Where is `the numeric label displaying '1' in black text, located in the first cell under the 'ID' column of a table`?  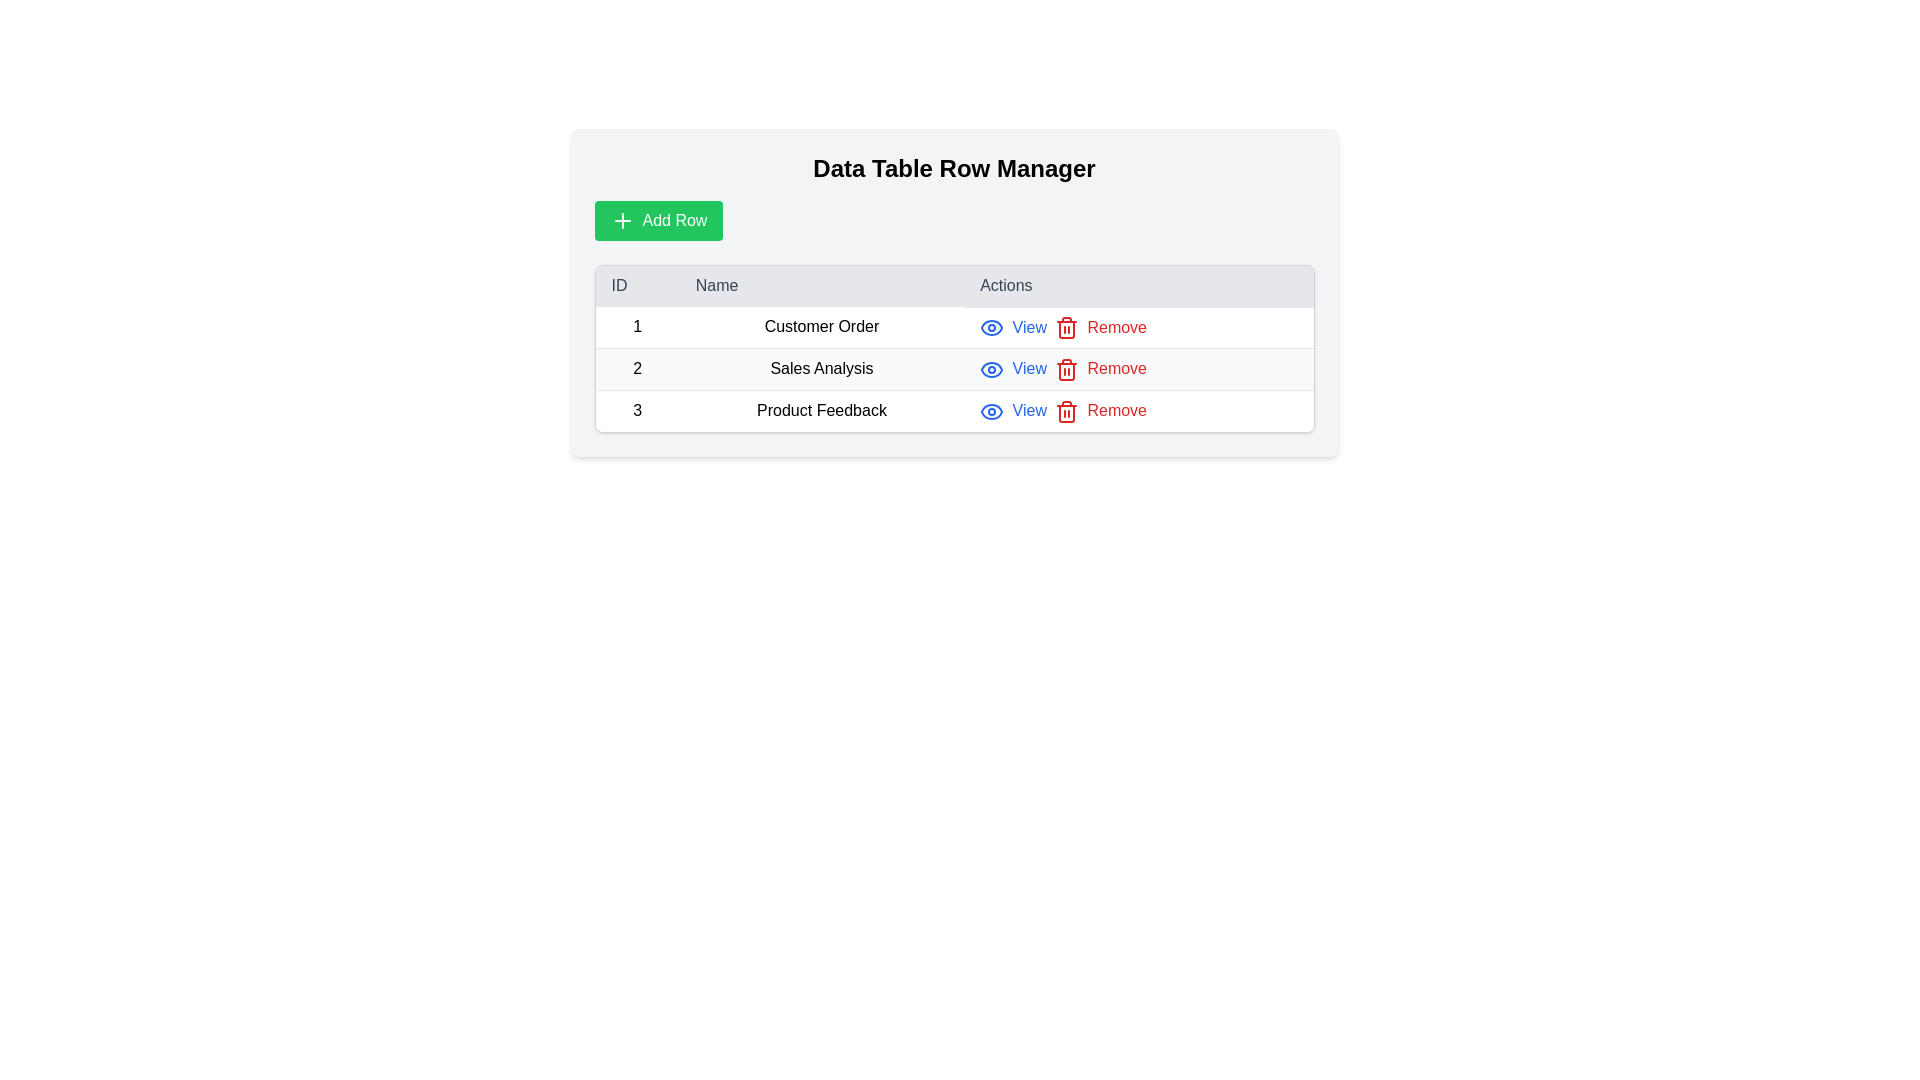 the numeric label displaying '1' in black text, located in the first cell under the 'ID' column of a table is located at coordinates (636, 326).